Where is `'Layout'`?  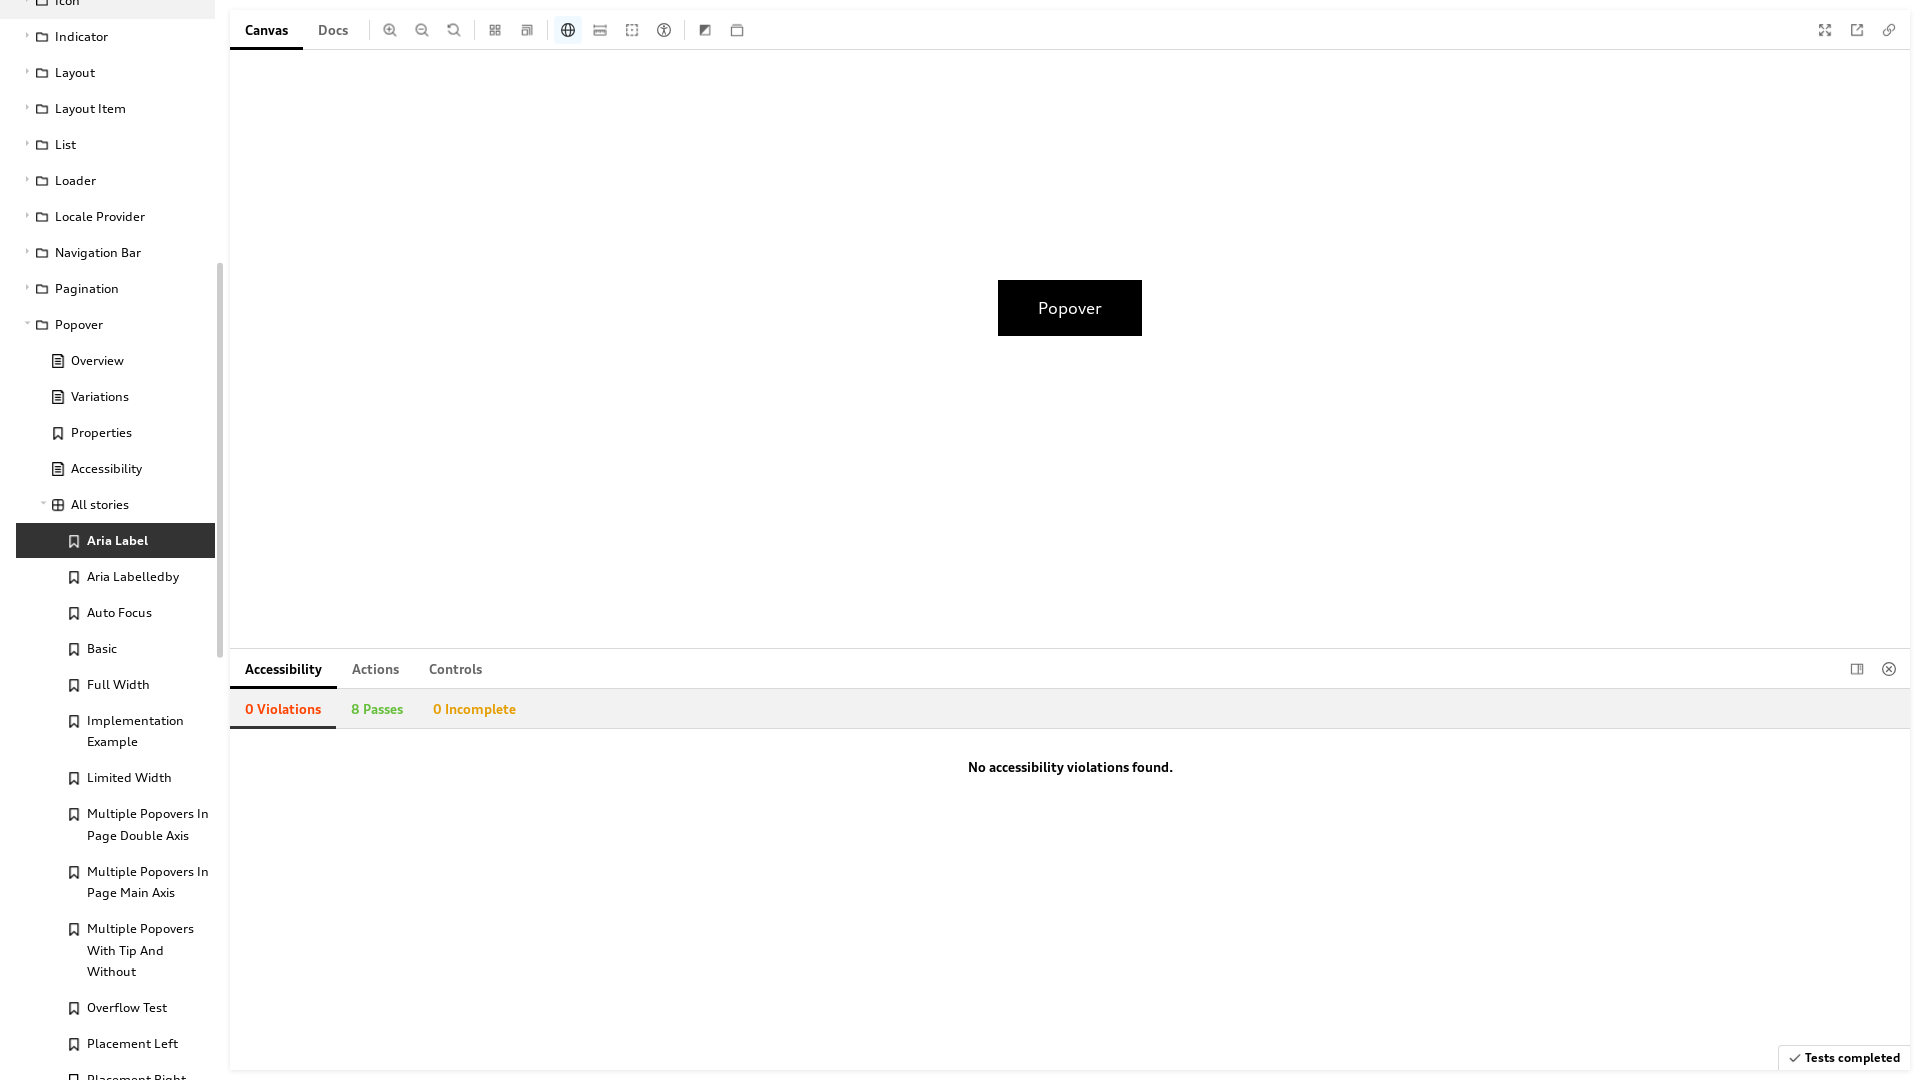 'Layout' is located at coordinates (106, 72).